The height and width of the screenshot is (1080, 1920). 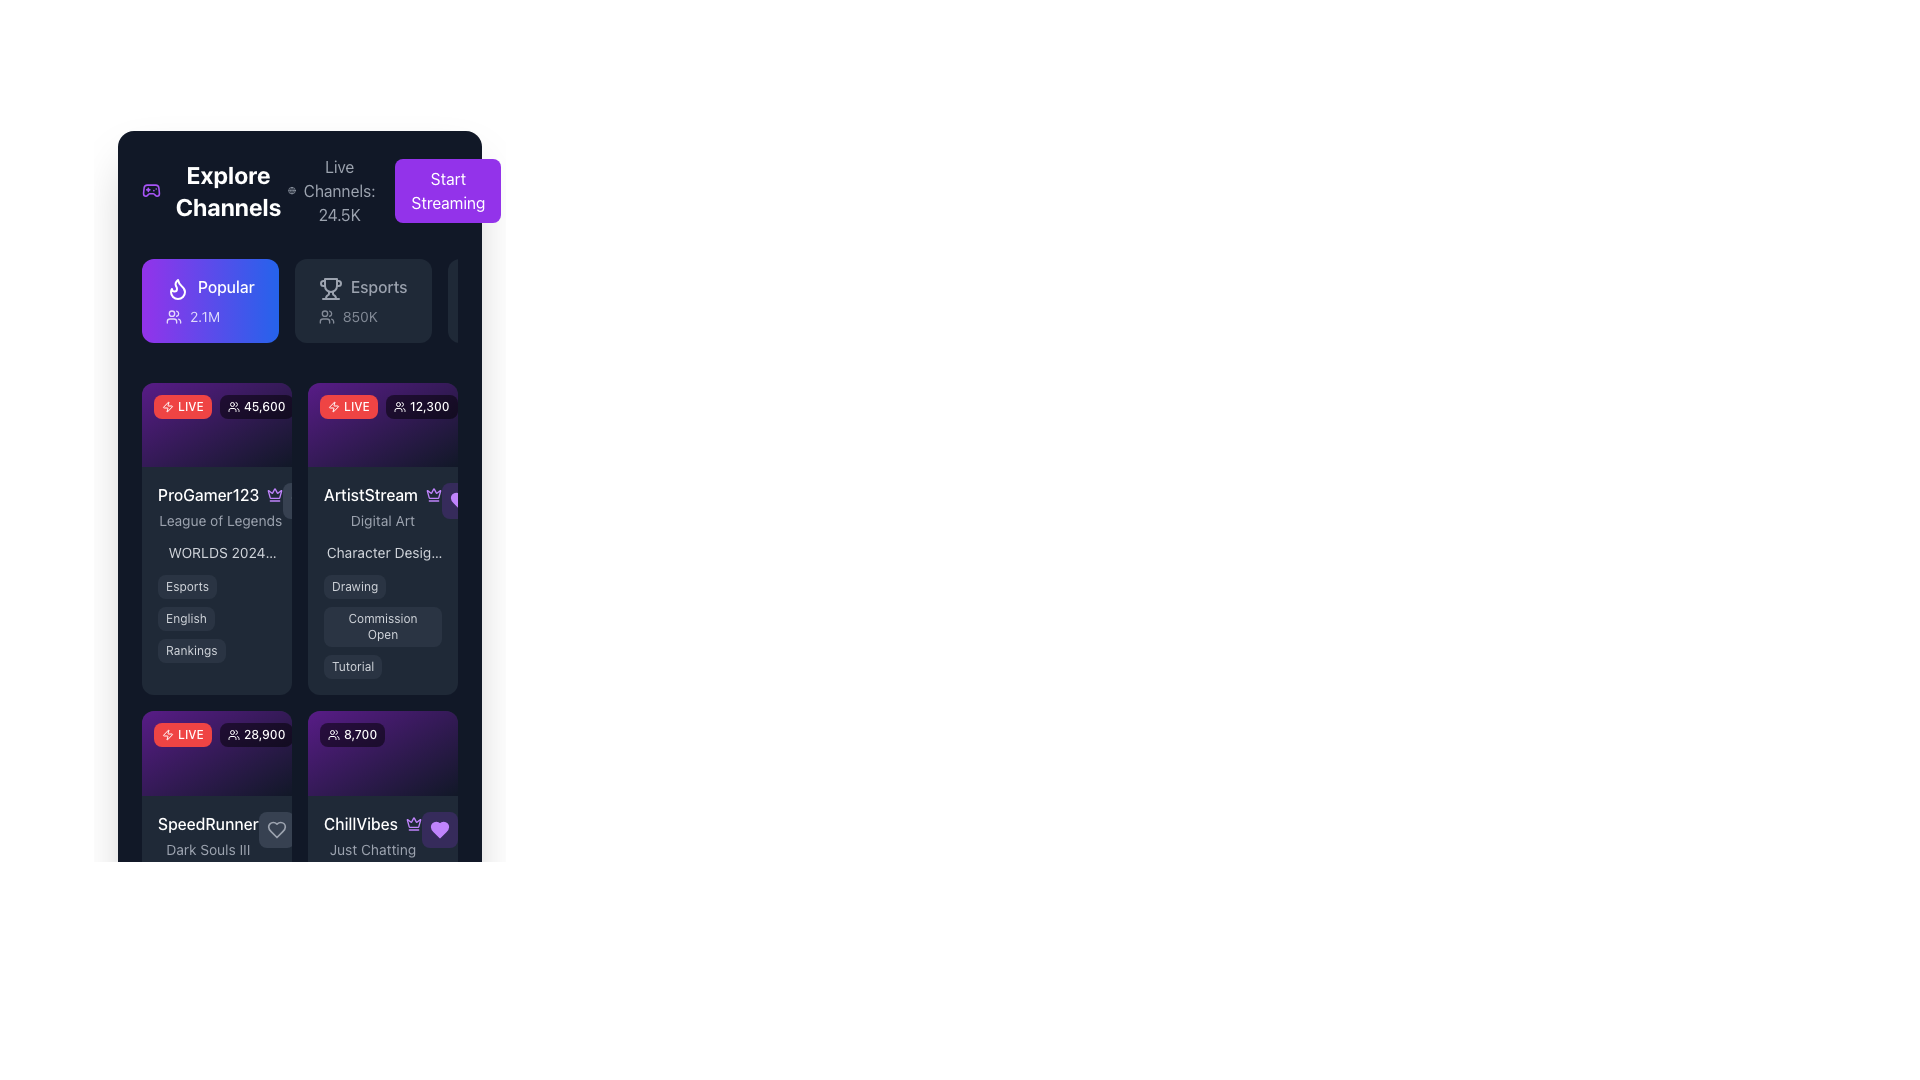 I want to click on the minimalistic user group outline SVG icon located adjacent to the '8,700' badge in the lower right section of the interface, so click(x=334, y=735).